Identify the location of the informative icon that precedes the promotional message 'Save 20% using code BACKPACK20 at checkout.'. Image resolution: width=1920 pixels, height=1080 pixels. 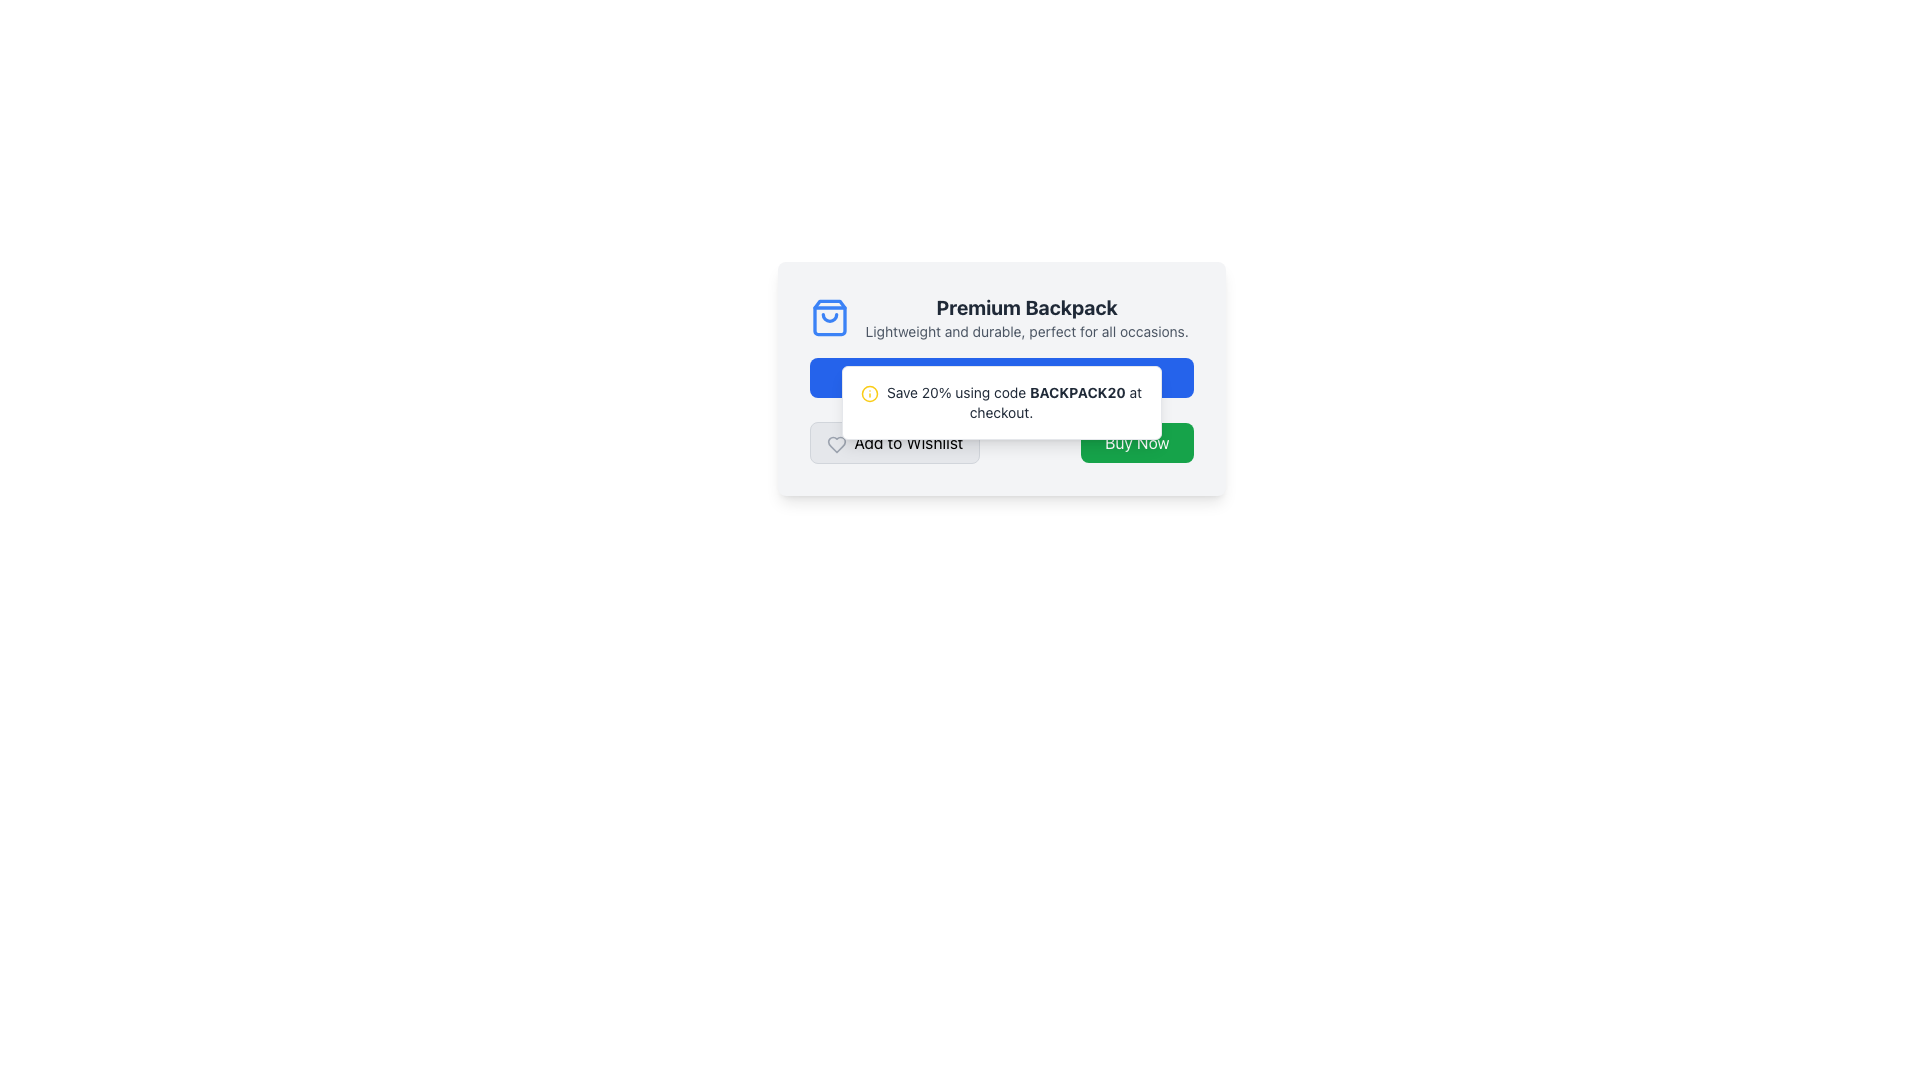
(869, 394).